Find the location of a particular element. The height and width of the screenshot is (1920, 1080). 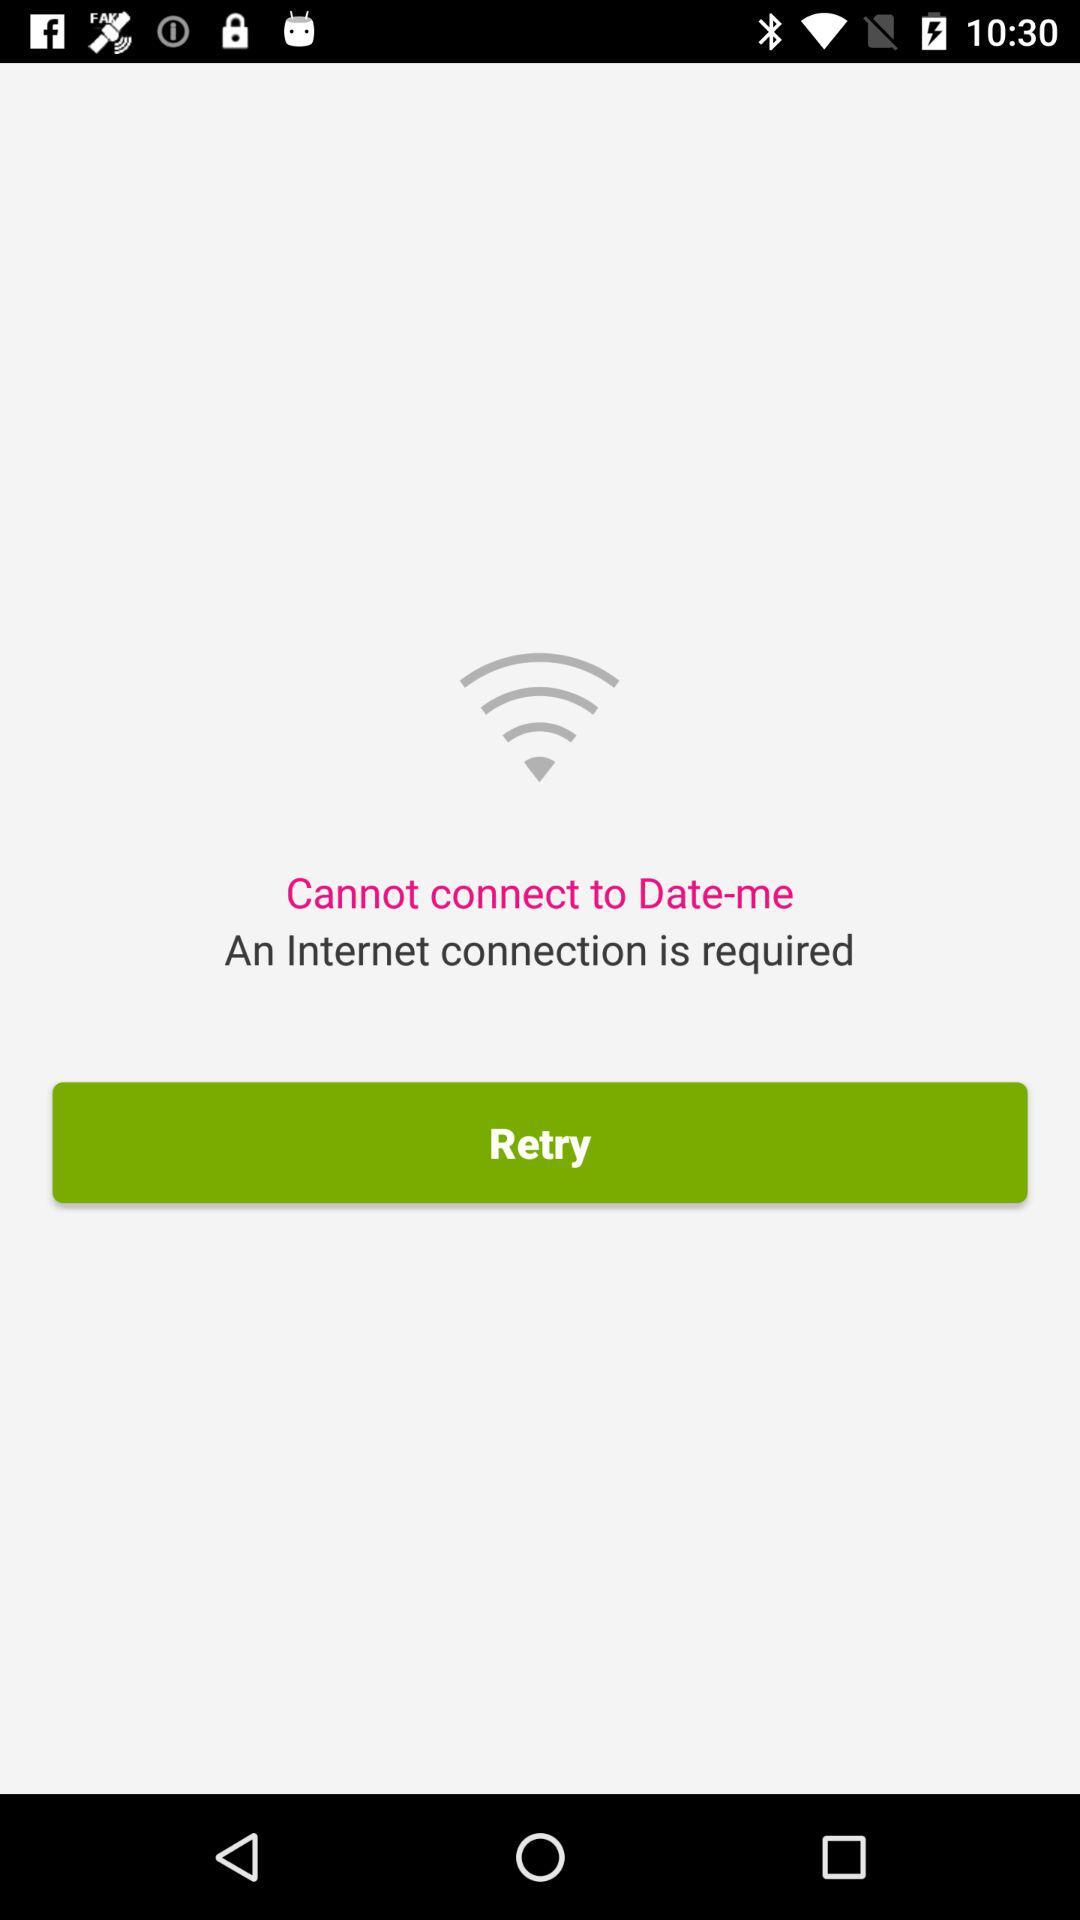

retry button is located at coordinates (540, 1142).